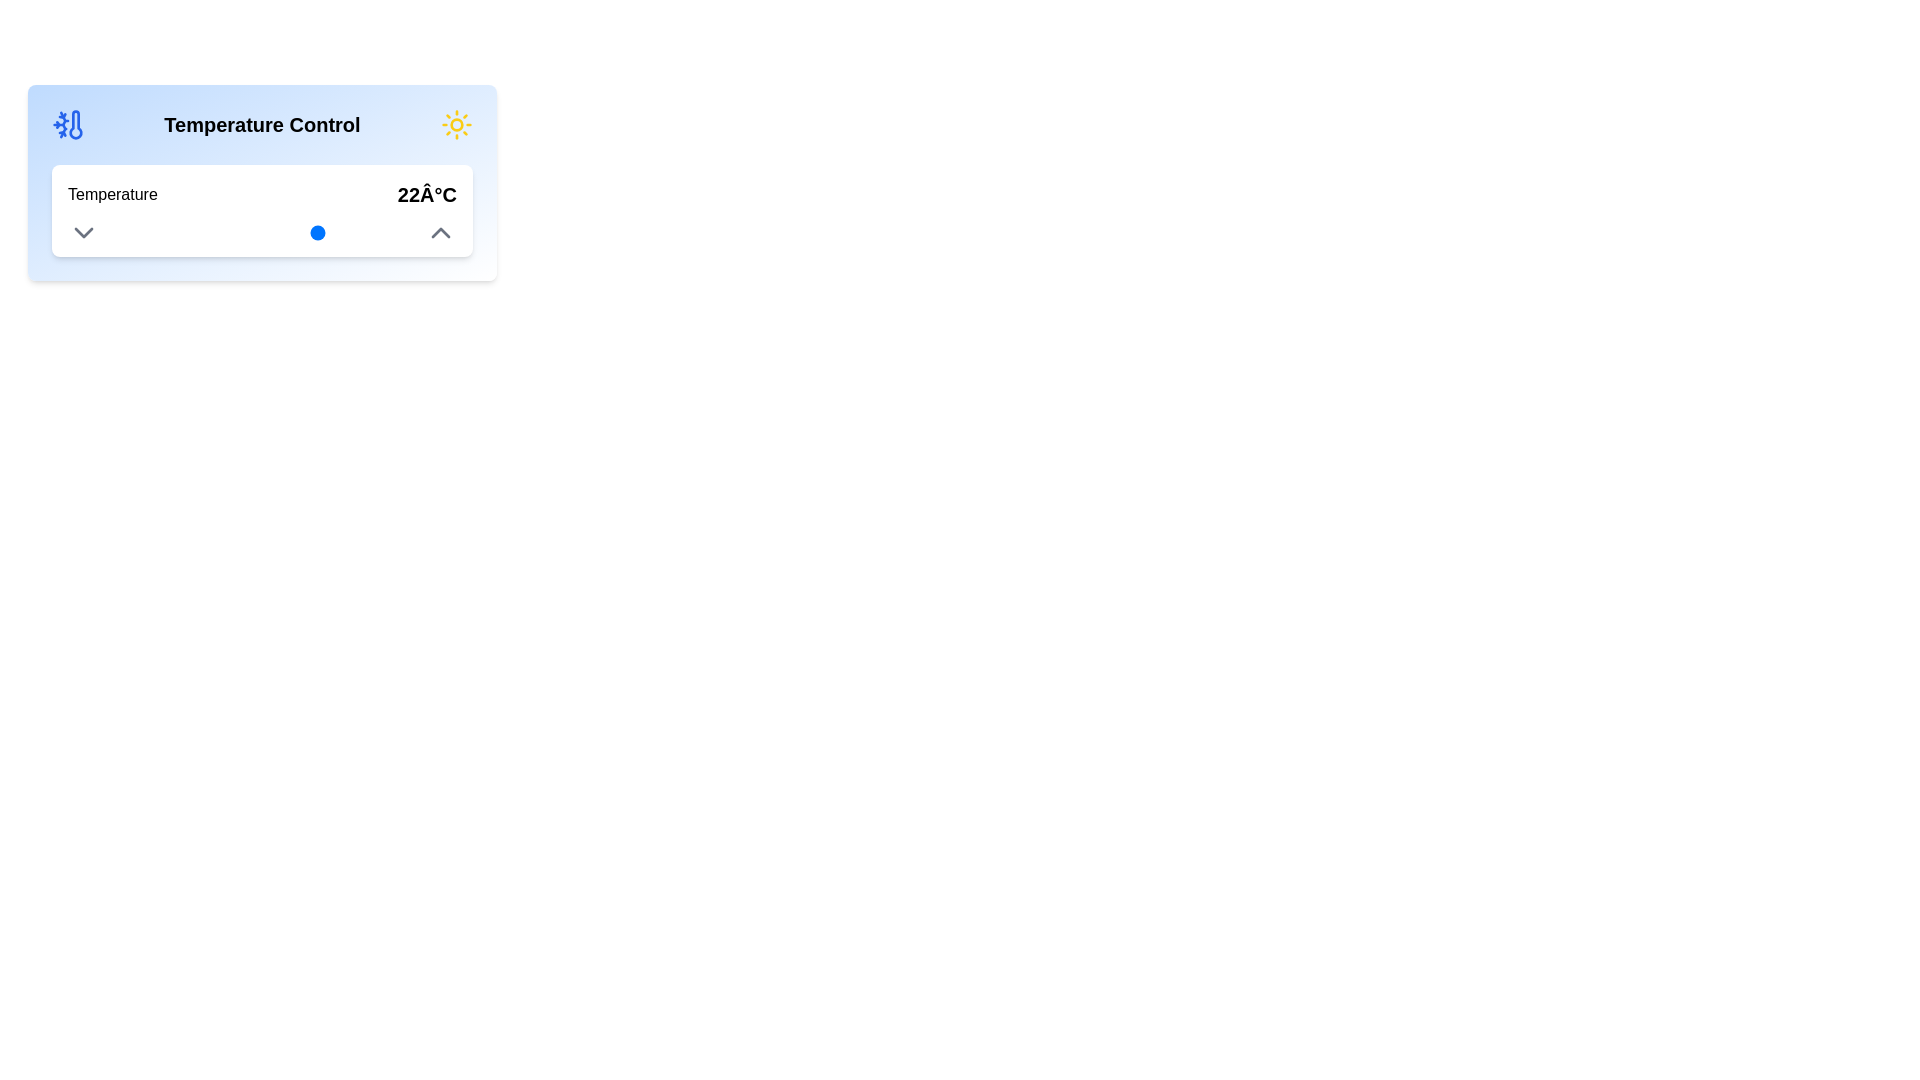 The width and height of the screenshot is (1920, 1080). What do you see at coordinates (440, 231) in the screenshot?
I see `the upward-pointing chevron icon/button located on the right side of the control interface panel, above the 'Temperature' label` at bounding box center [440, 231].